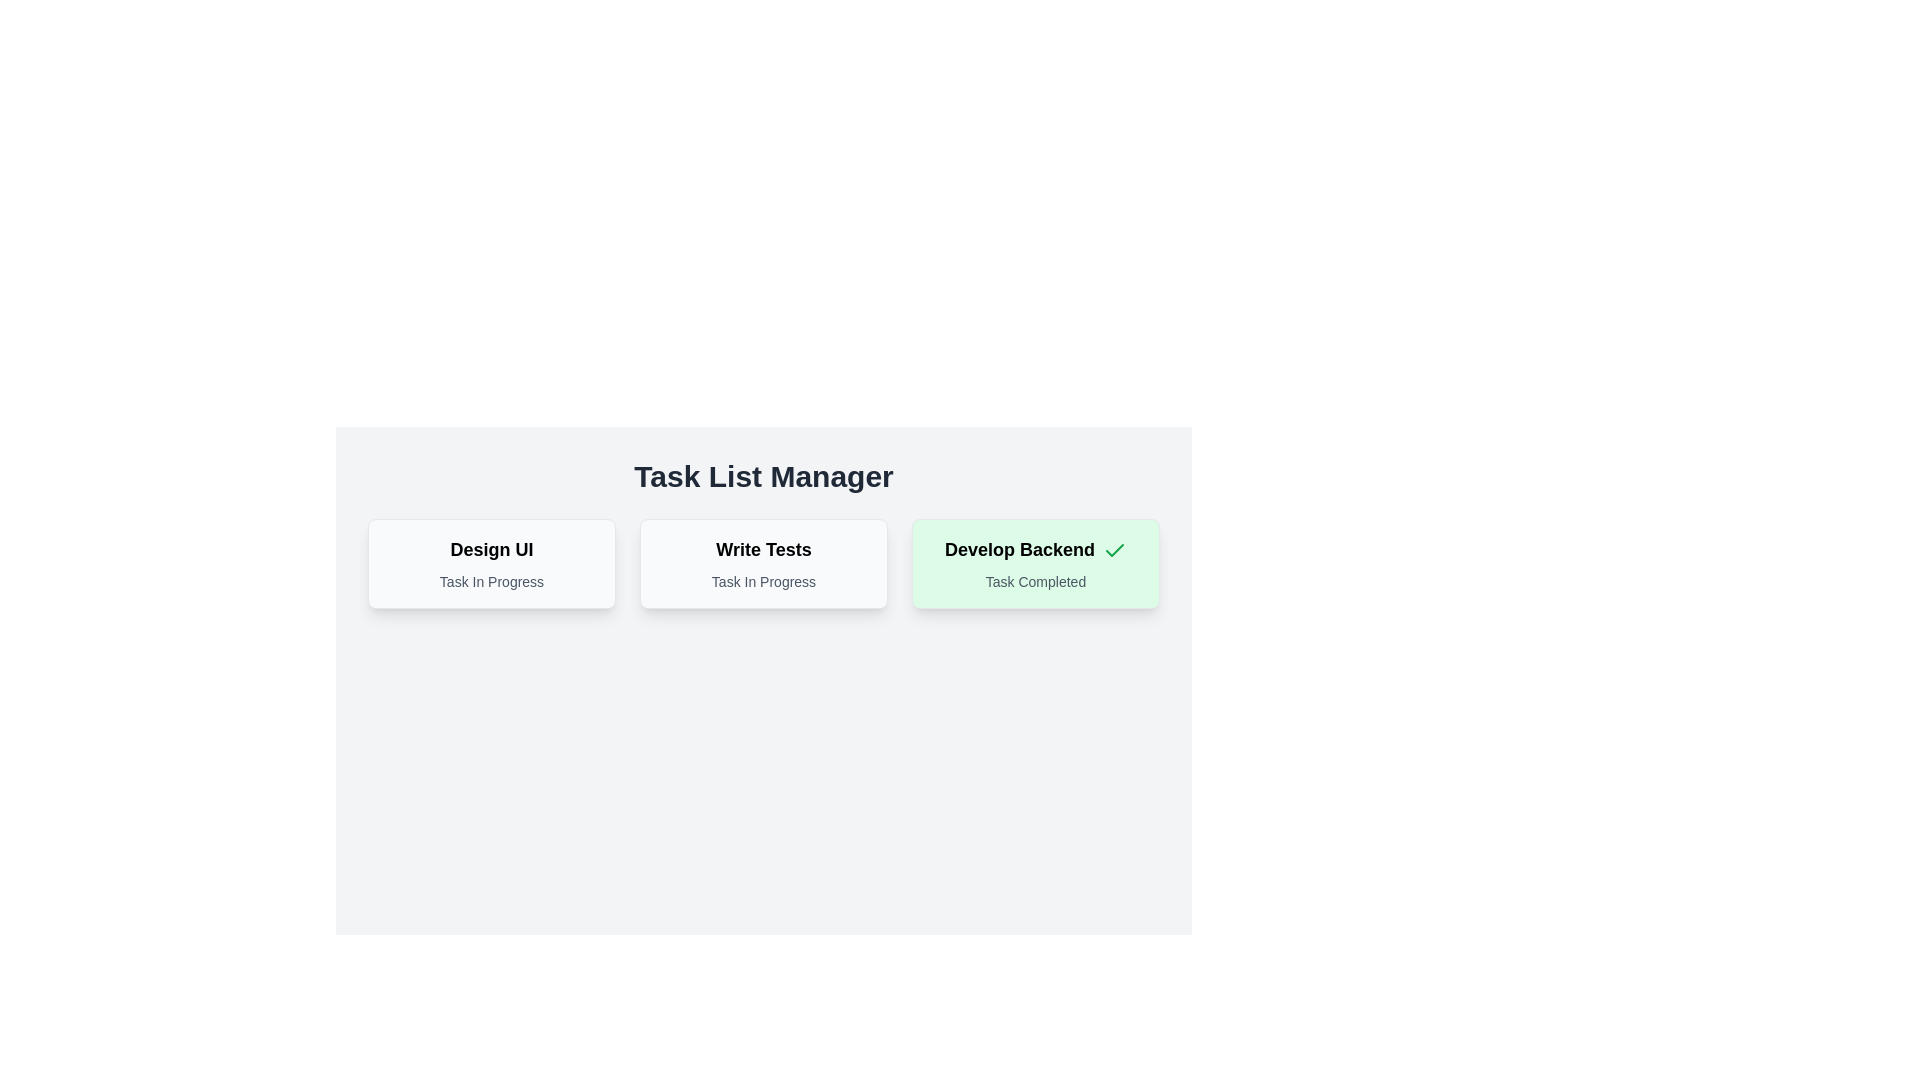 The height and width of the screenshot is (1080, 1920). Describe the element at coordinates (1036, 550) in the screenshot. I see `the Heading text indicating the task name 'Develop Backend' located in the third card under the 'Task List Manager' section` at that location.